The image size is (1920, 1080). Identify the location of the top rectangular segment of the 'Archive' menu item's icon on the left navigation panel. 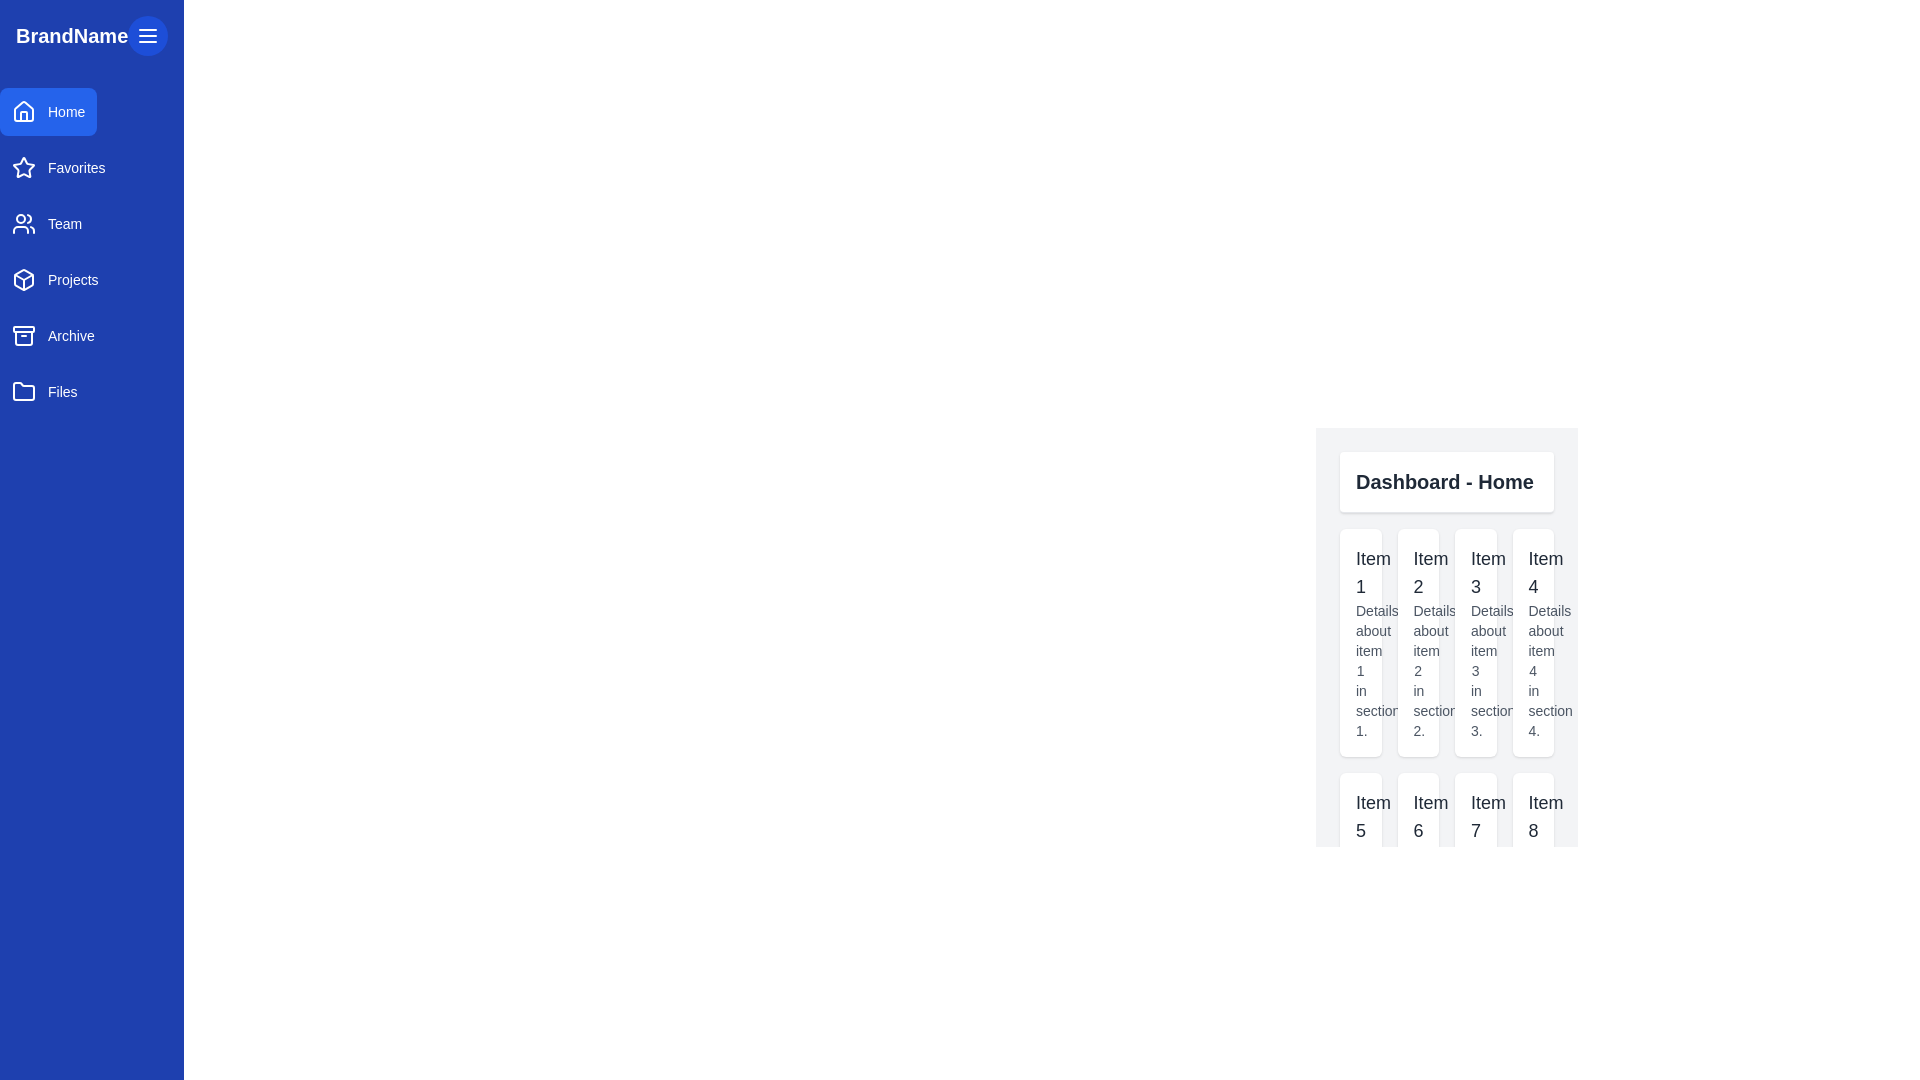
(24, 328).